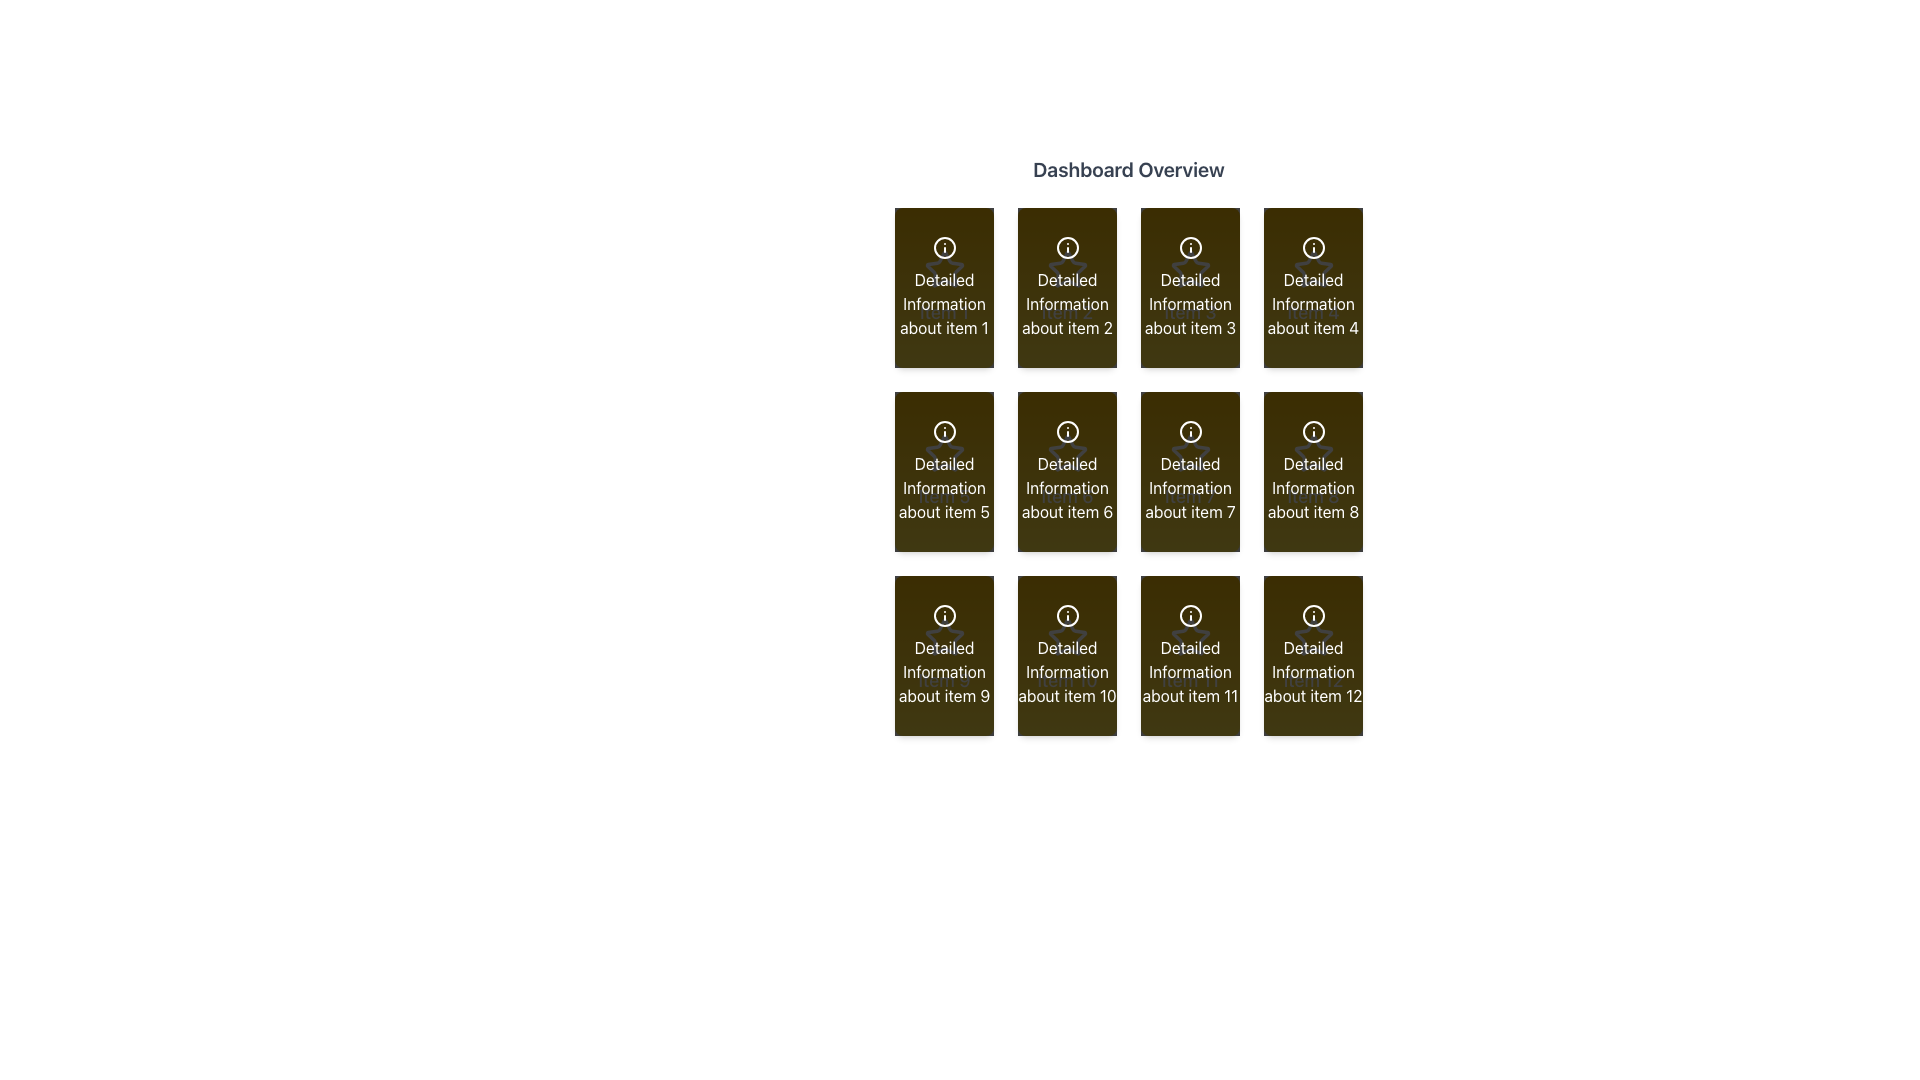  I want to click on the static text label providing descriptive information related to 'item 6', located in the second row and second column of a 3x4 grid layout, so click(1066, 488).